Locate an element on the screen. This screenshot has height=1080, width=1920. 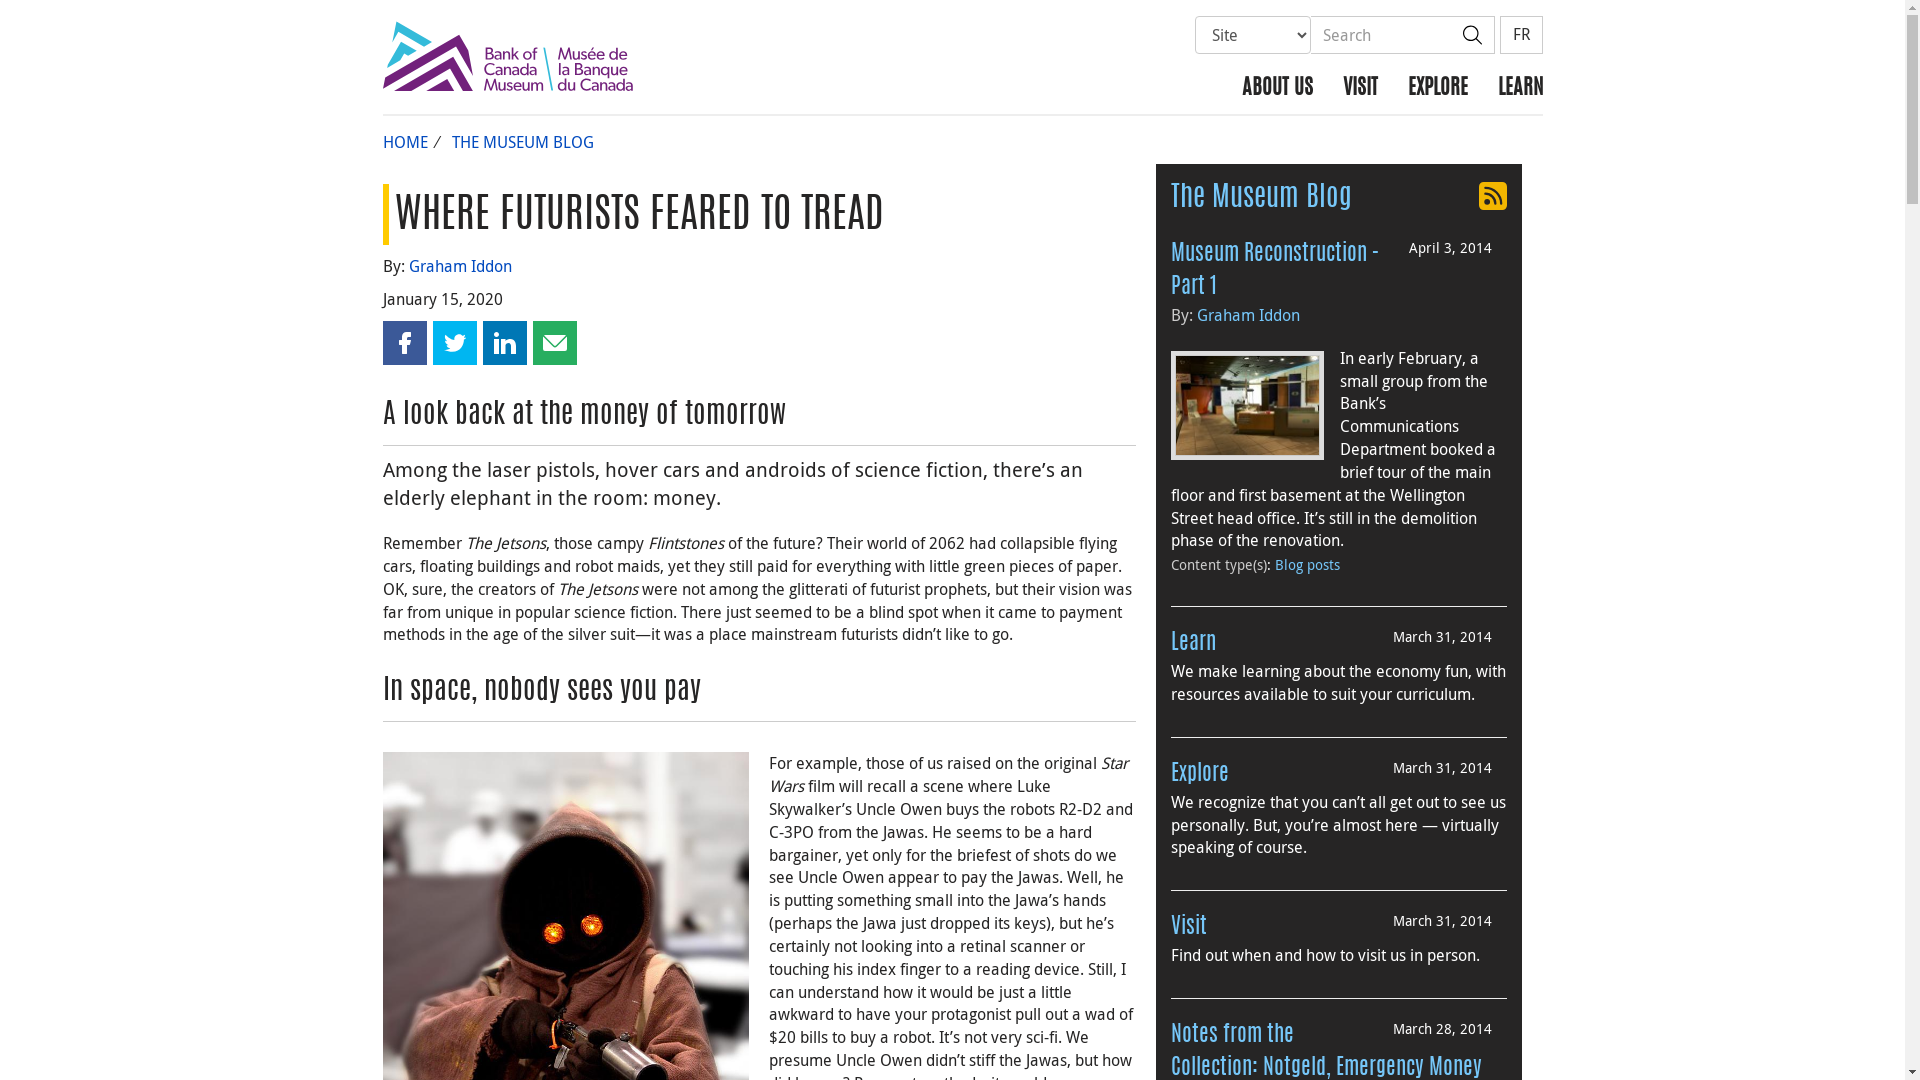
'Share this page on Facebook' is located at coordinates (402, 342).